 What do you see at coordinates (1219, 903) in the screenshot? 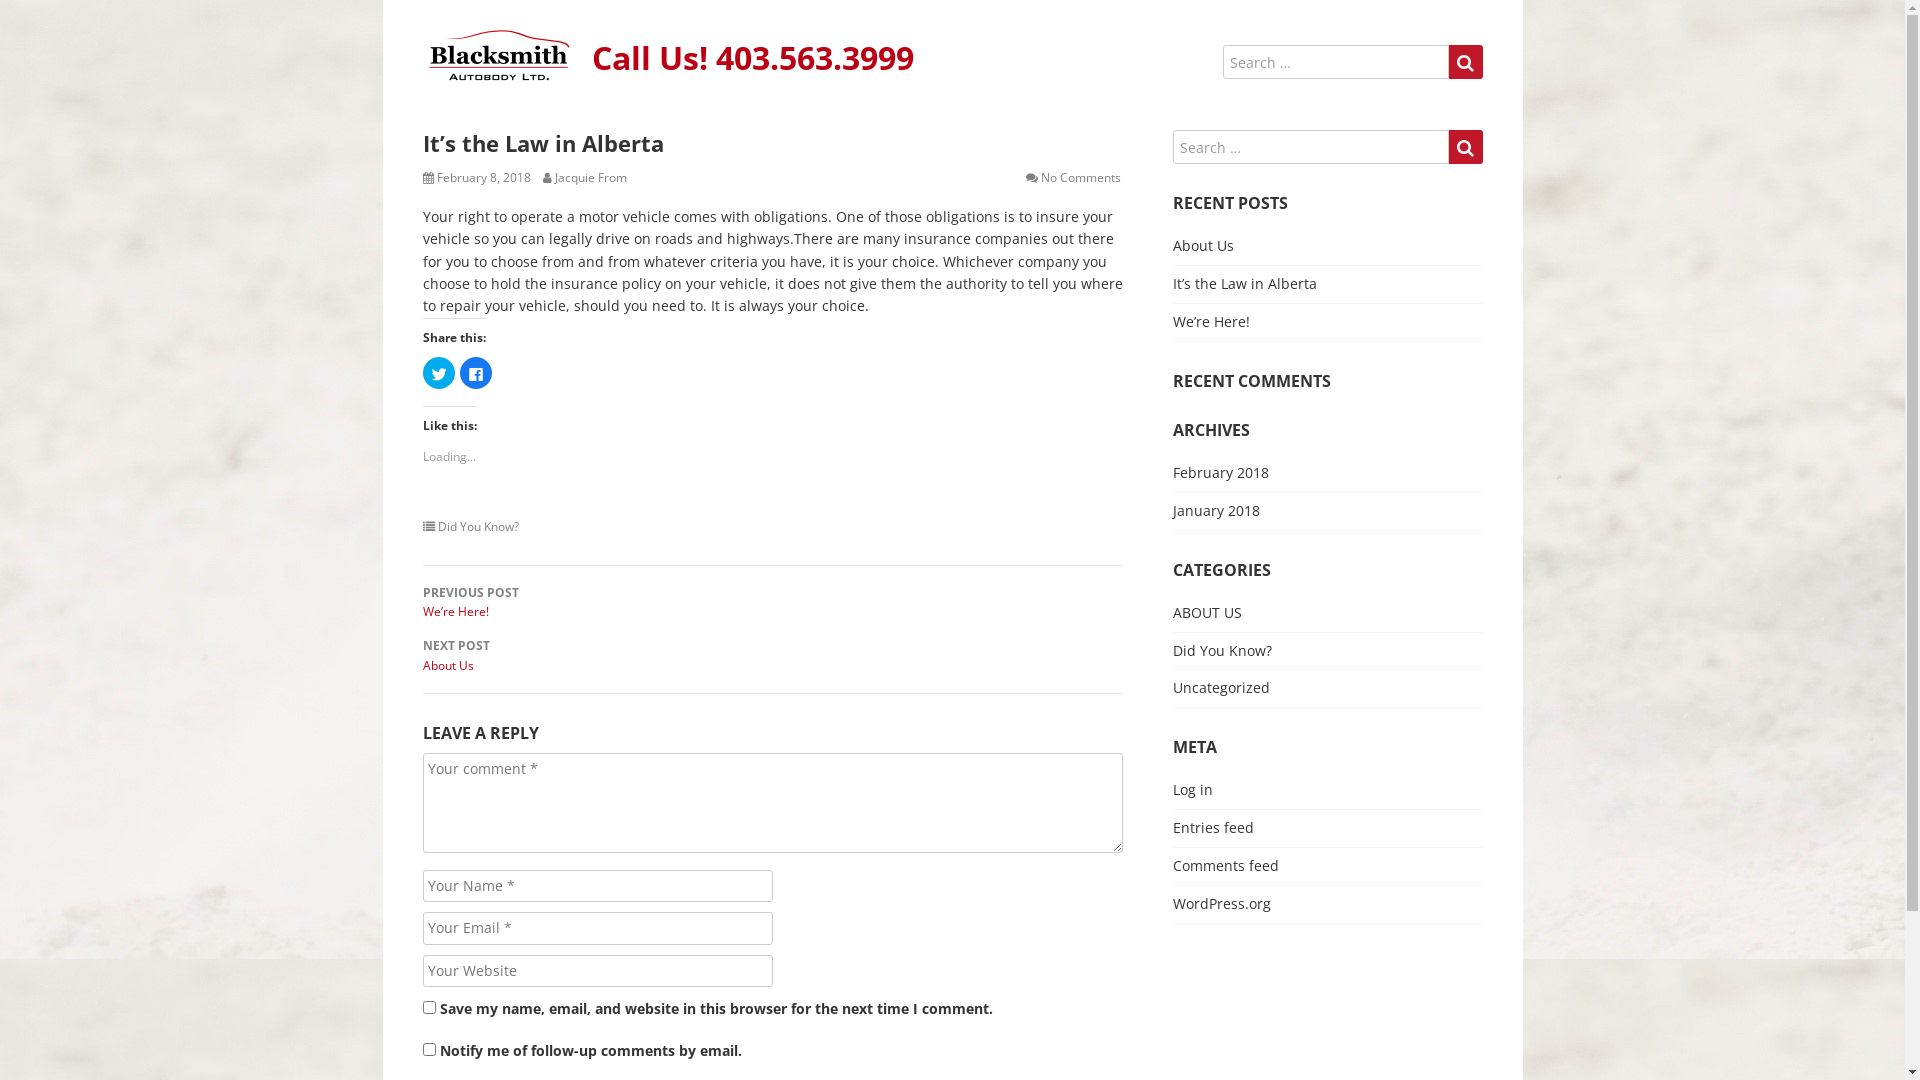
I see `'WordPress.org'` at bounding box center [1219, 903].